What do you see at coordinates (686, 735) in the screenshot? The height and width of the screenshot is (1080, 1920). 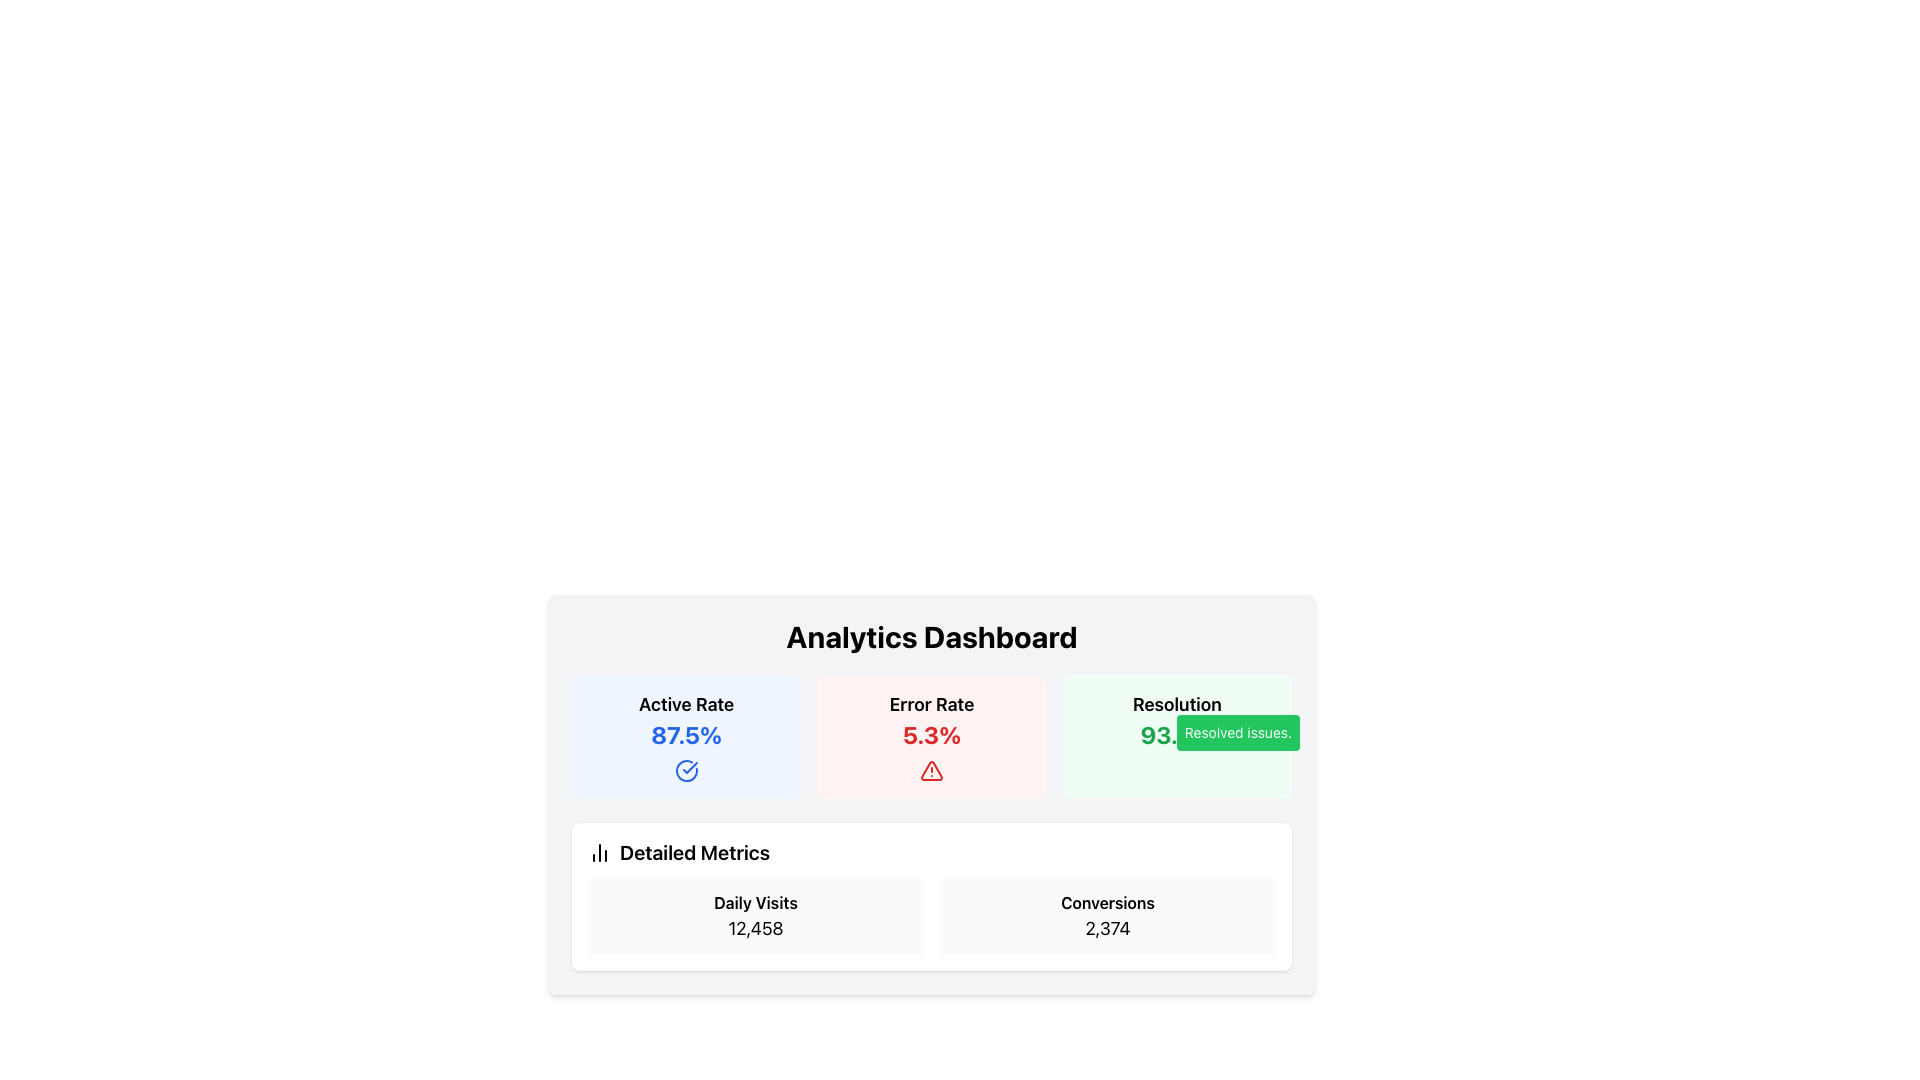 I see `the Statistical Metric Display that shows the active rate percentage, located below the 'Active Rate' label and above a circular checkmark icon` at bounding box center [686, 735].